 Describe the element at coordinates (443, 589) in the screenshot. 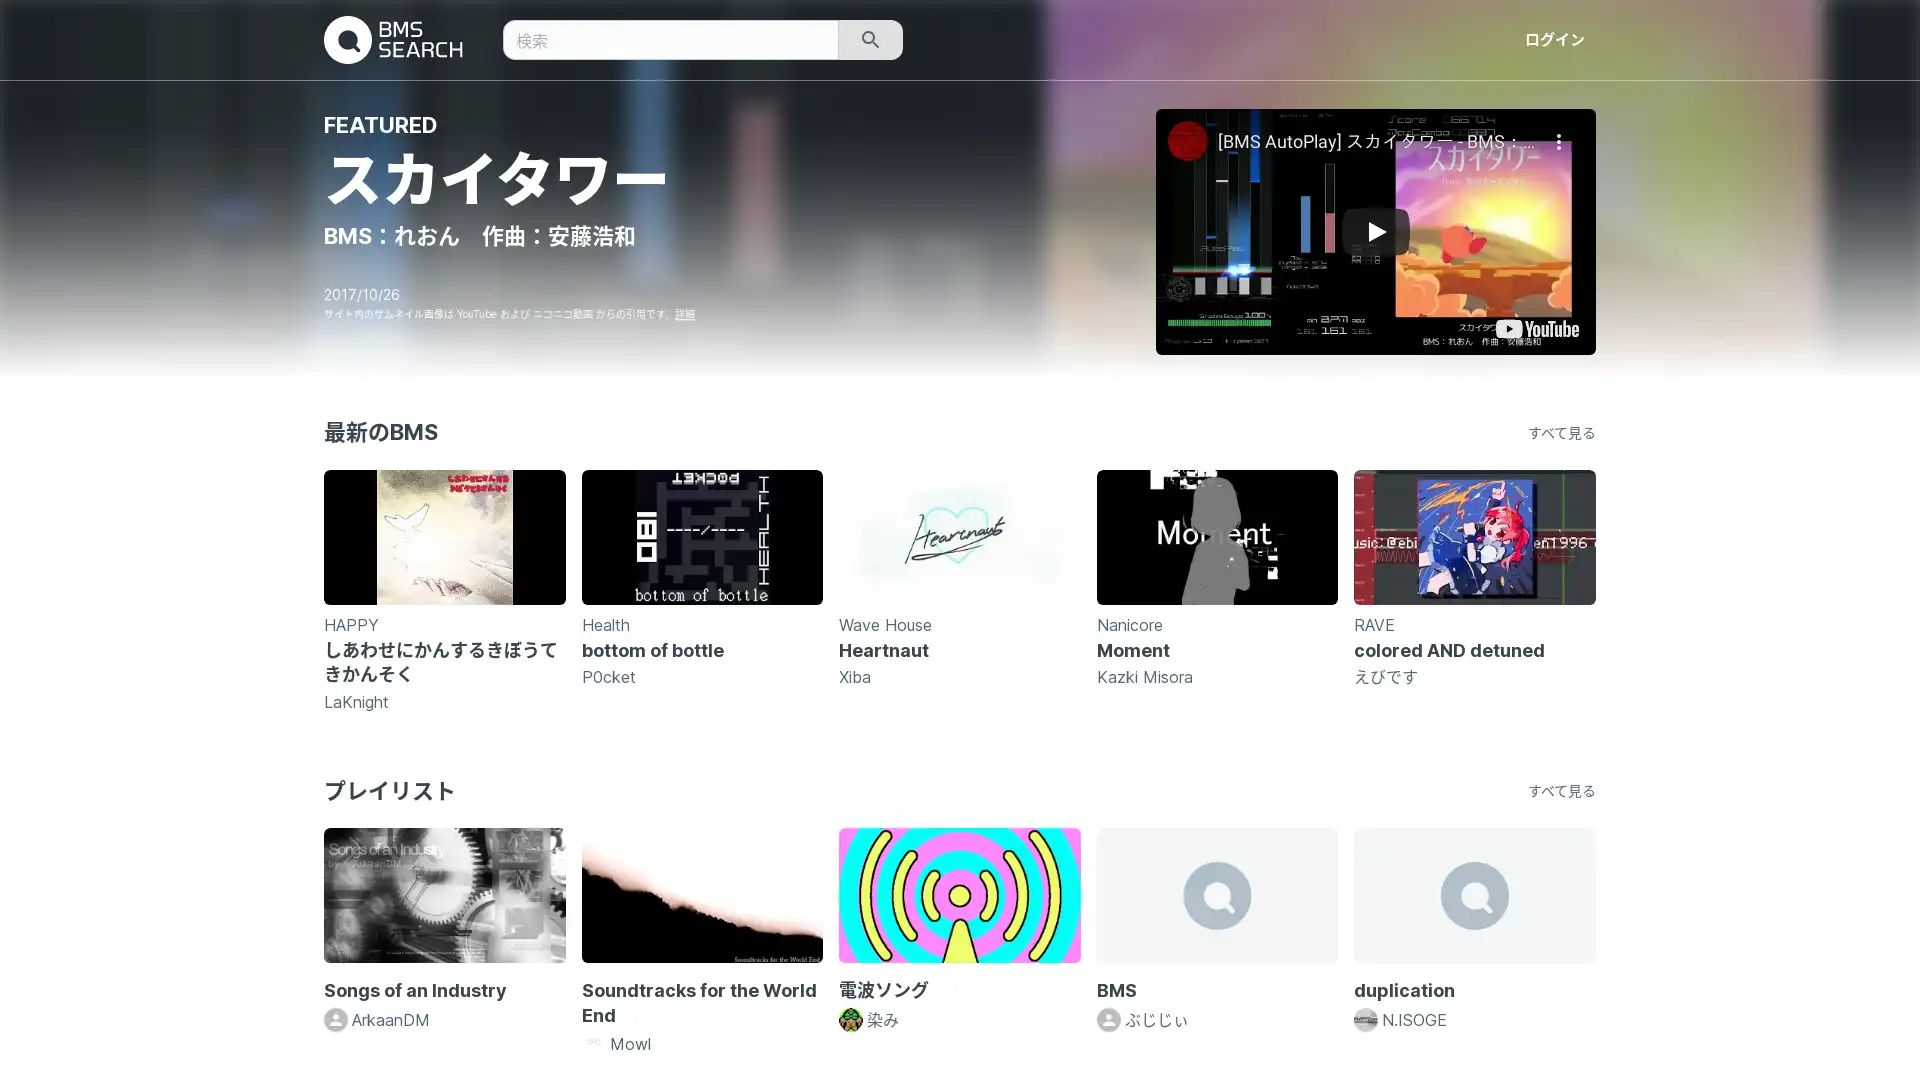

I see `HAPPY  LaKnight` at that location.